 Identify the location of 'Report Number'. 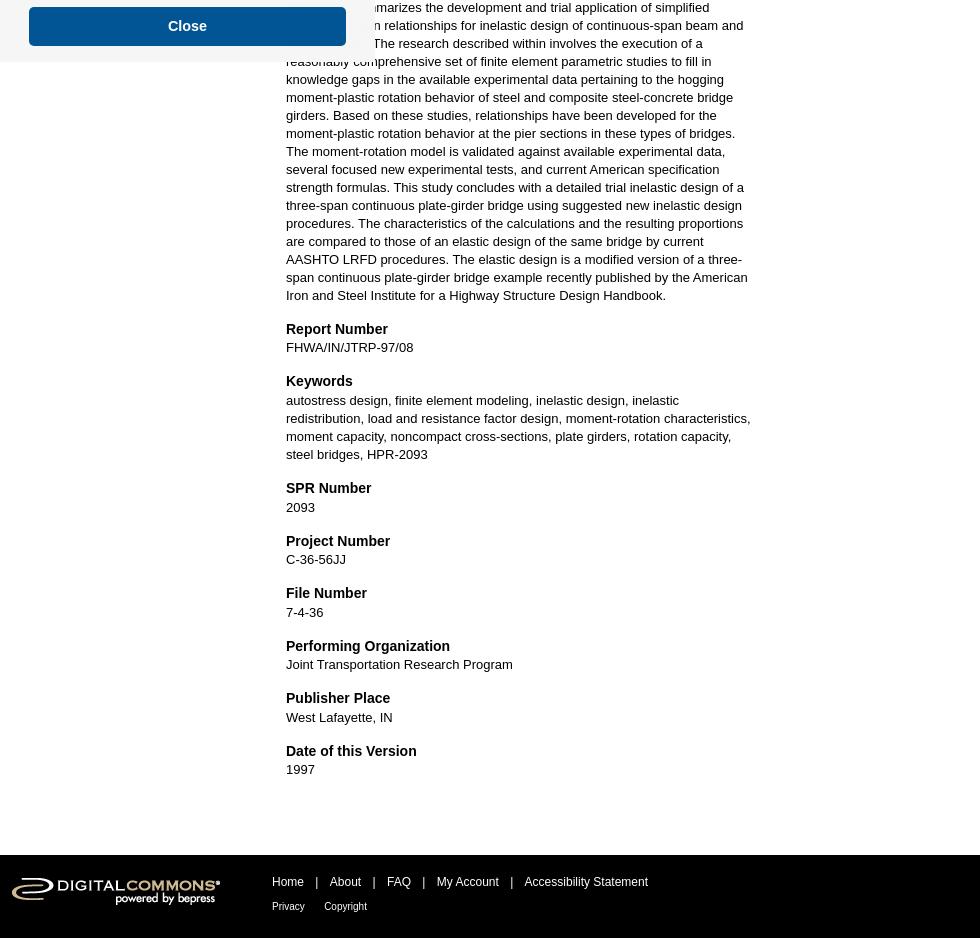
(336, 327).